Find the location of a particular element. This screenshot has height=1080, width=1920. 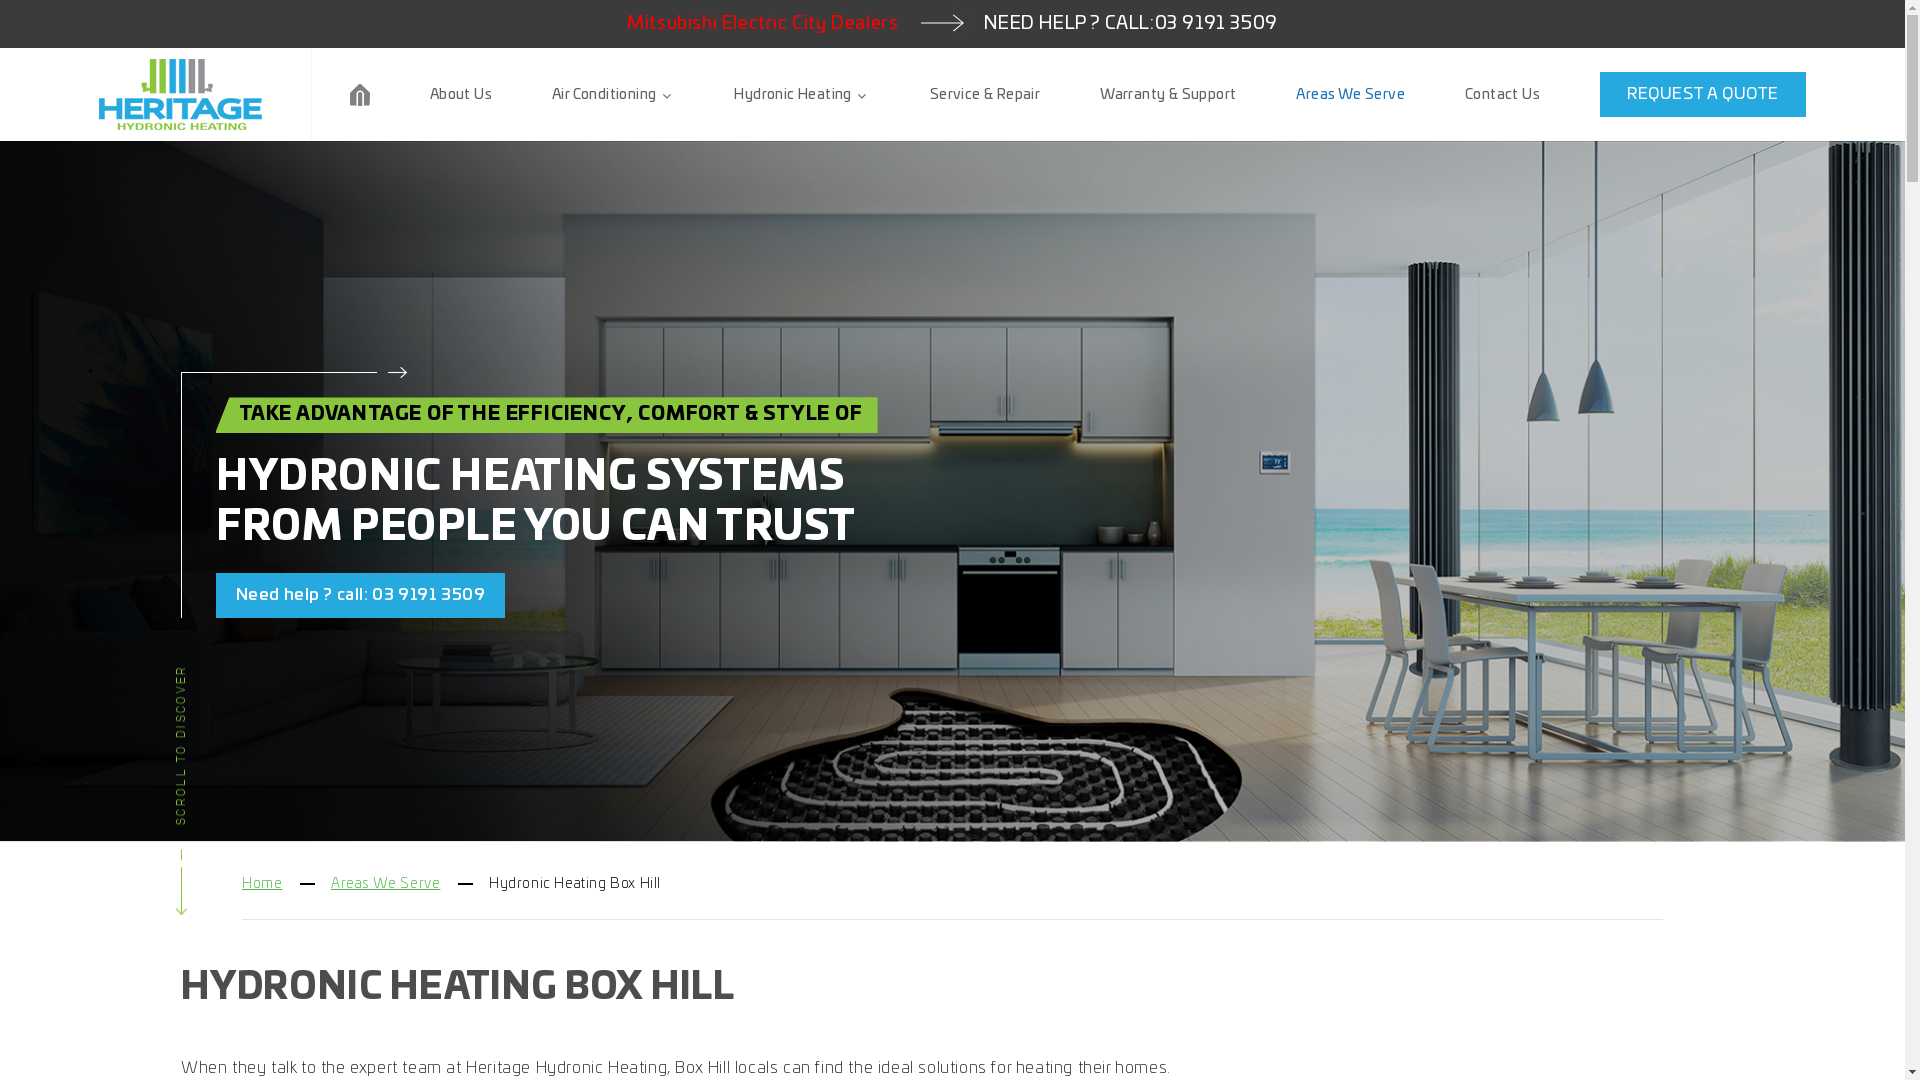

'Air Conditioning' is located at coordinates (552, 94).